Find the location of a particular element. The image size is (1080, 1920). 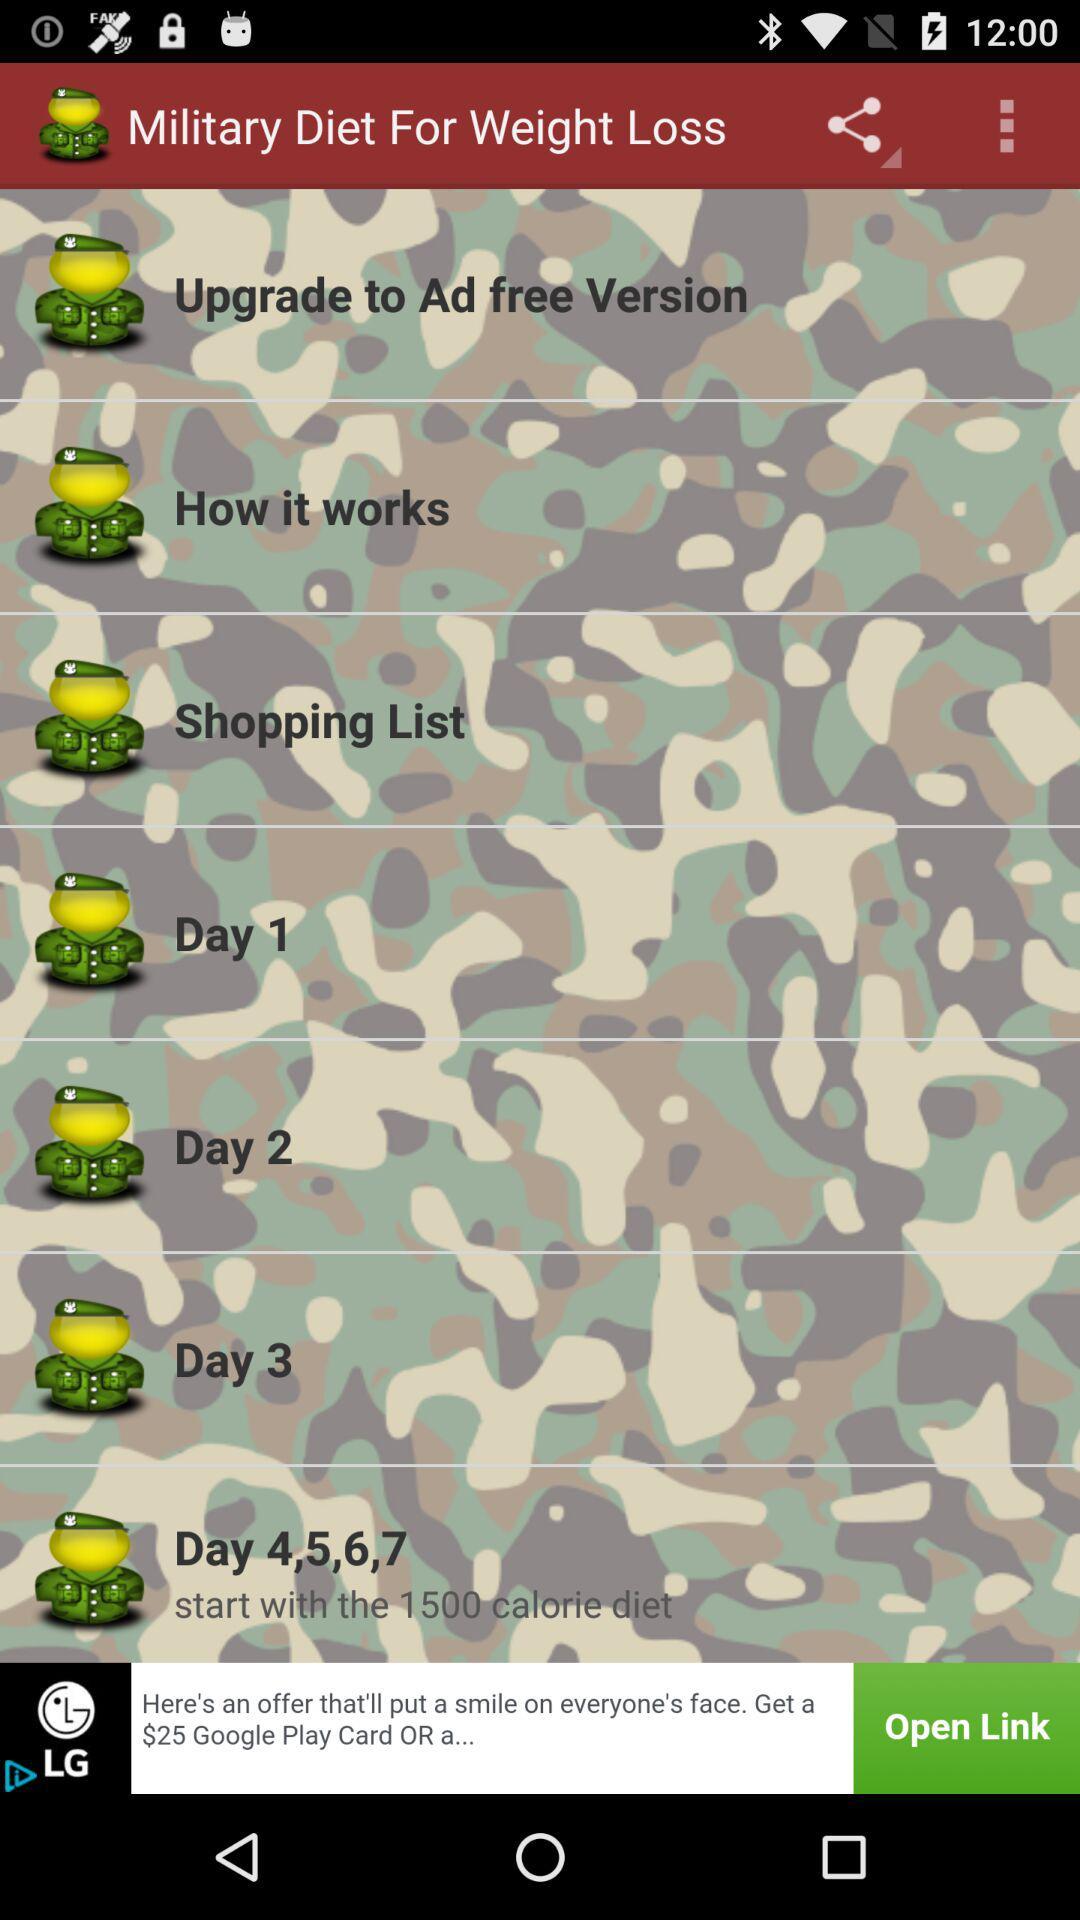

the day 4 5 icon is located at coordinates (613, 1545).